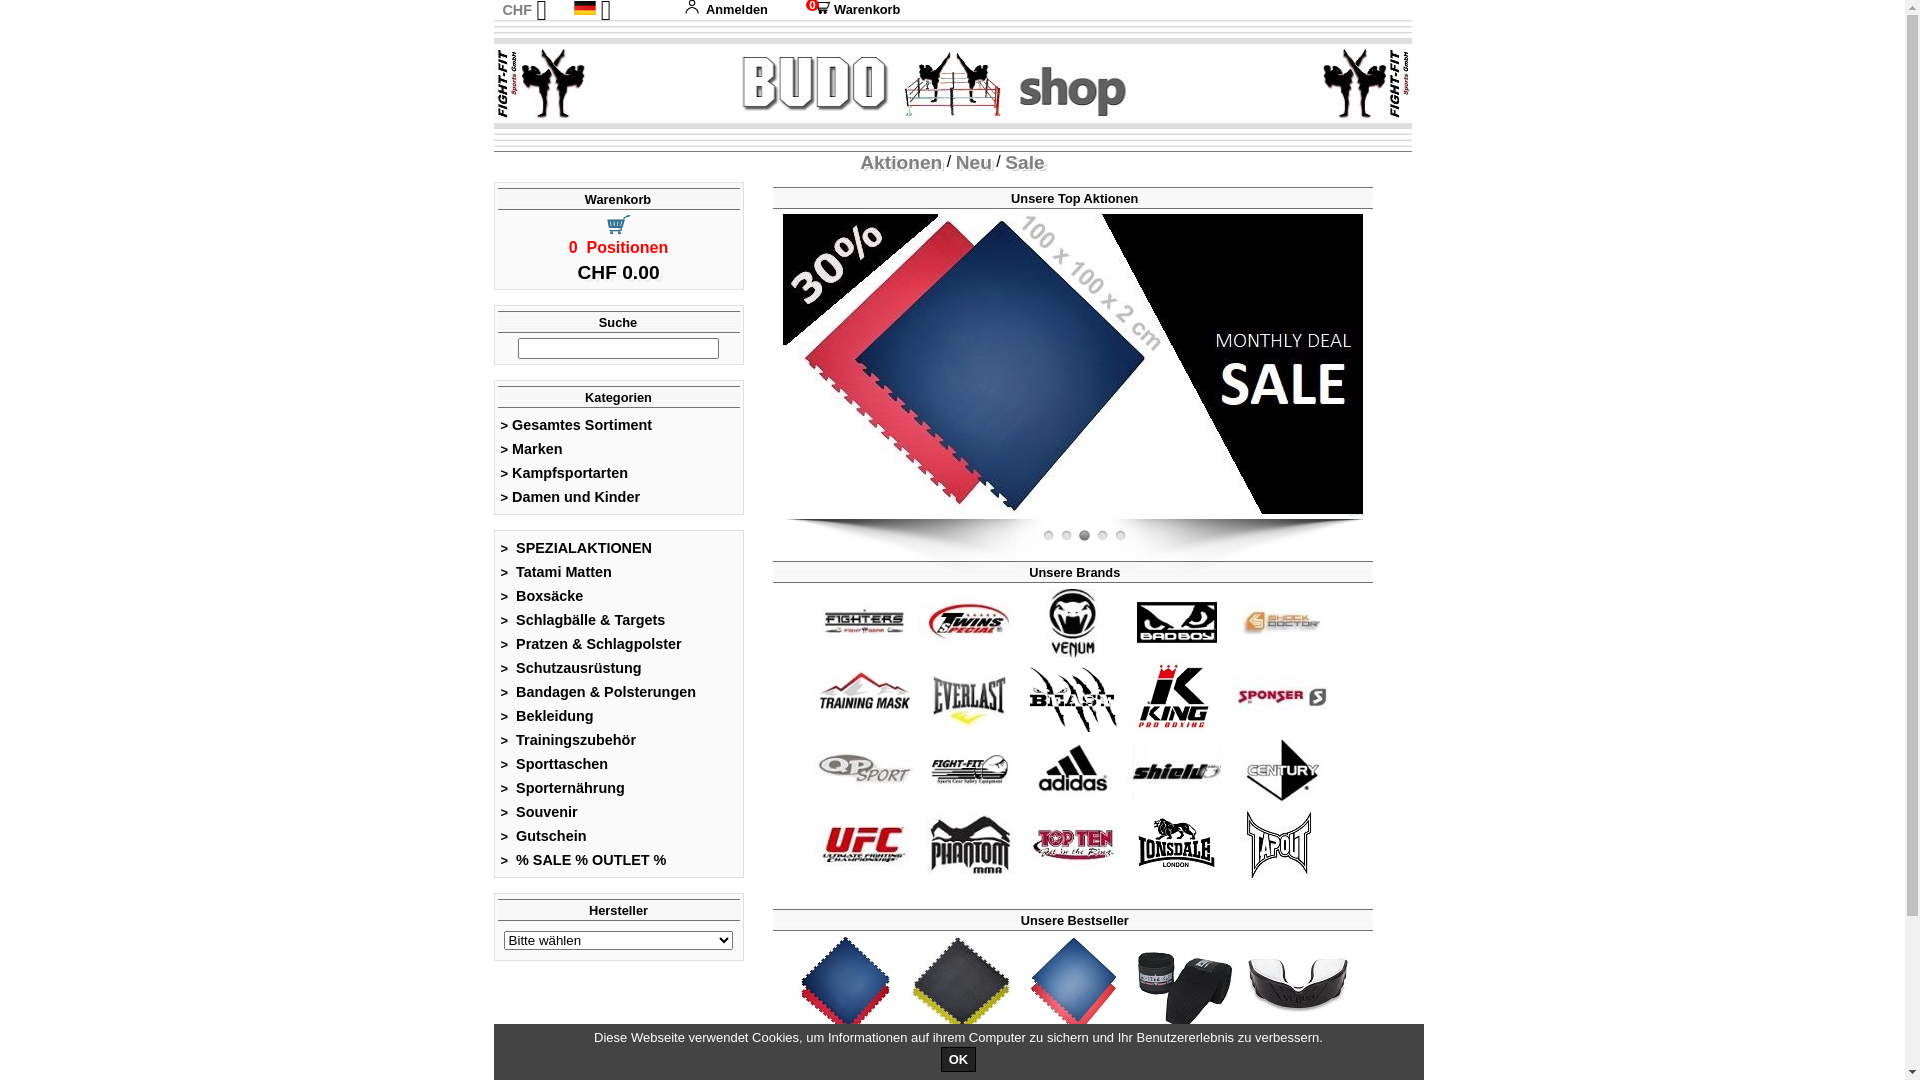 The image size is (1920, 1080). Describe the element at coordinates (724, 9) in the screenshot. I see `'Anmelden'` at that location.